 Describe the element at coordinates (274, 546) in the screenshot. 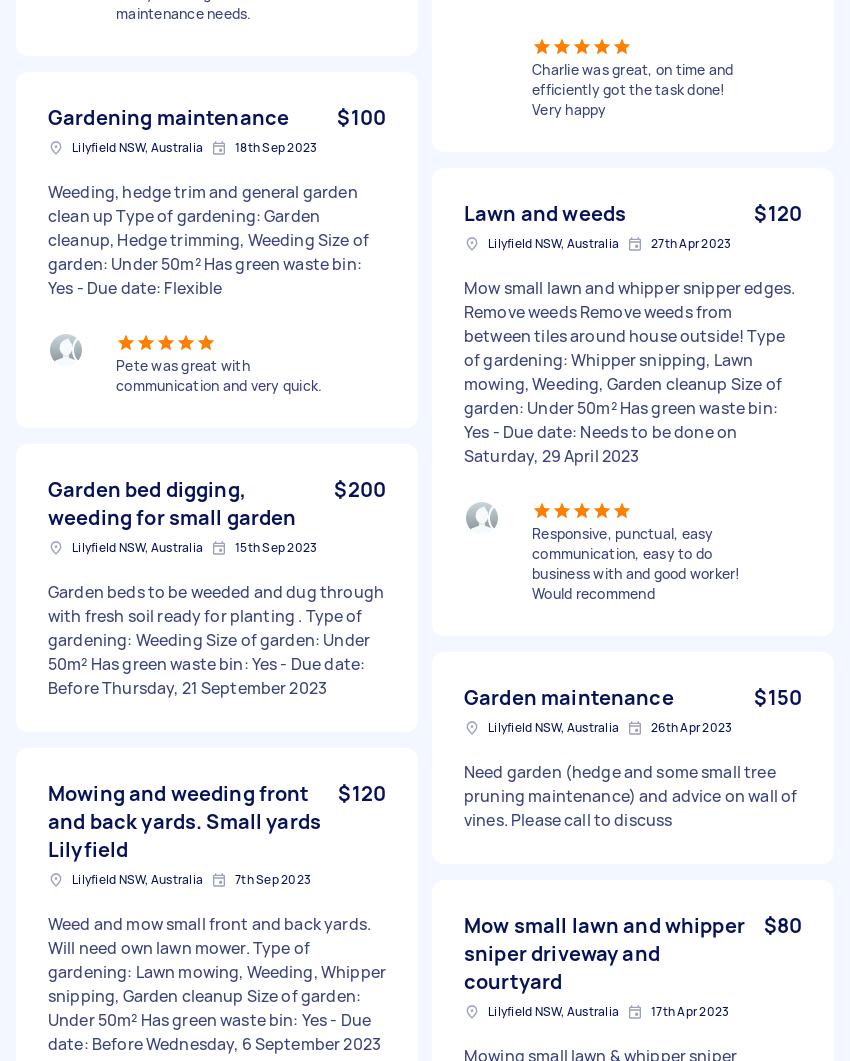

I see `'15th Sep 2023'` at that location.